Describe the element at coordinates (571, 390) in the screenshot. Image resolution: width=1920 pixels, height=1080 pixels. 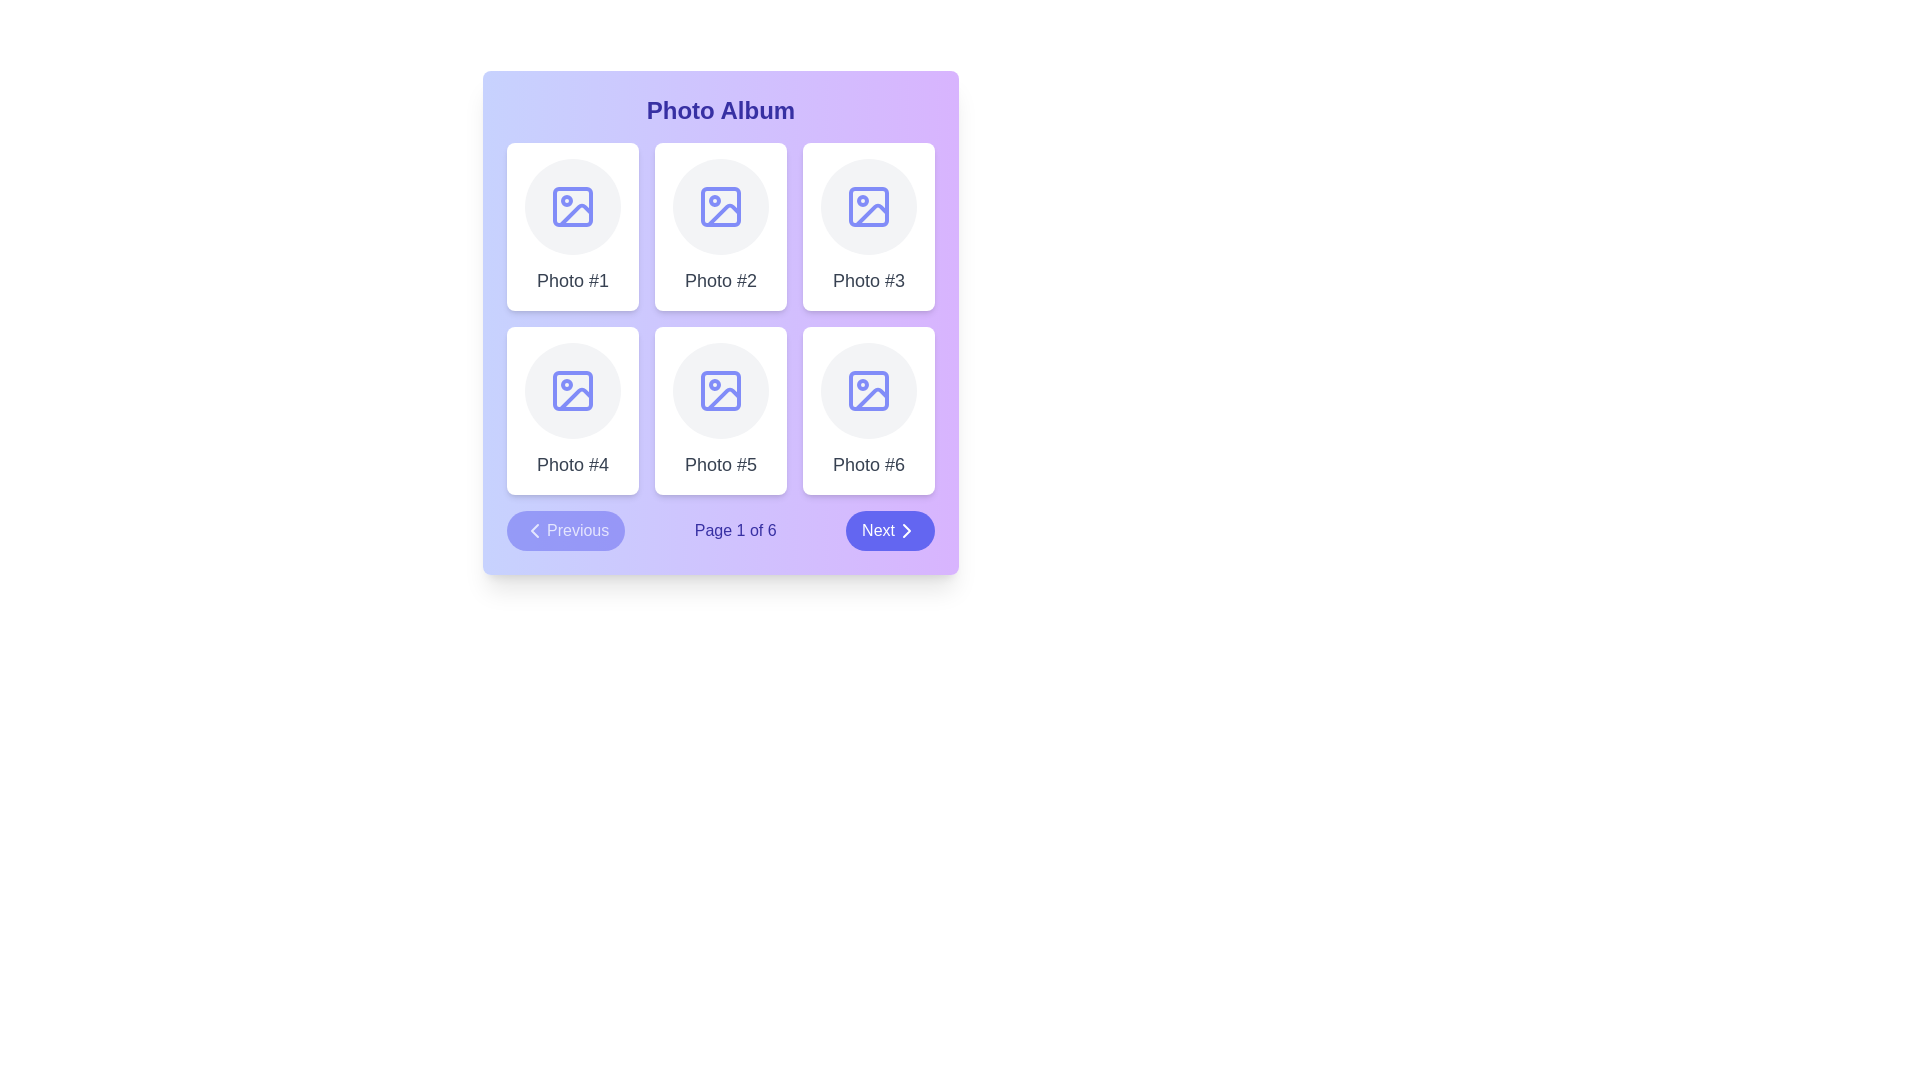
I see `the image placeholder icon located in the 'Photo #4' slot on the second row and first column of the 'Photo Album' grid` at that location.